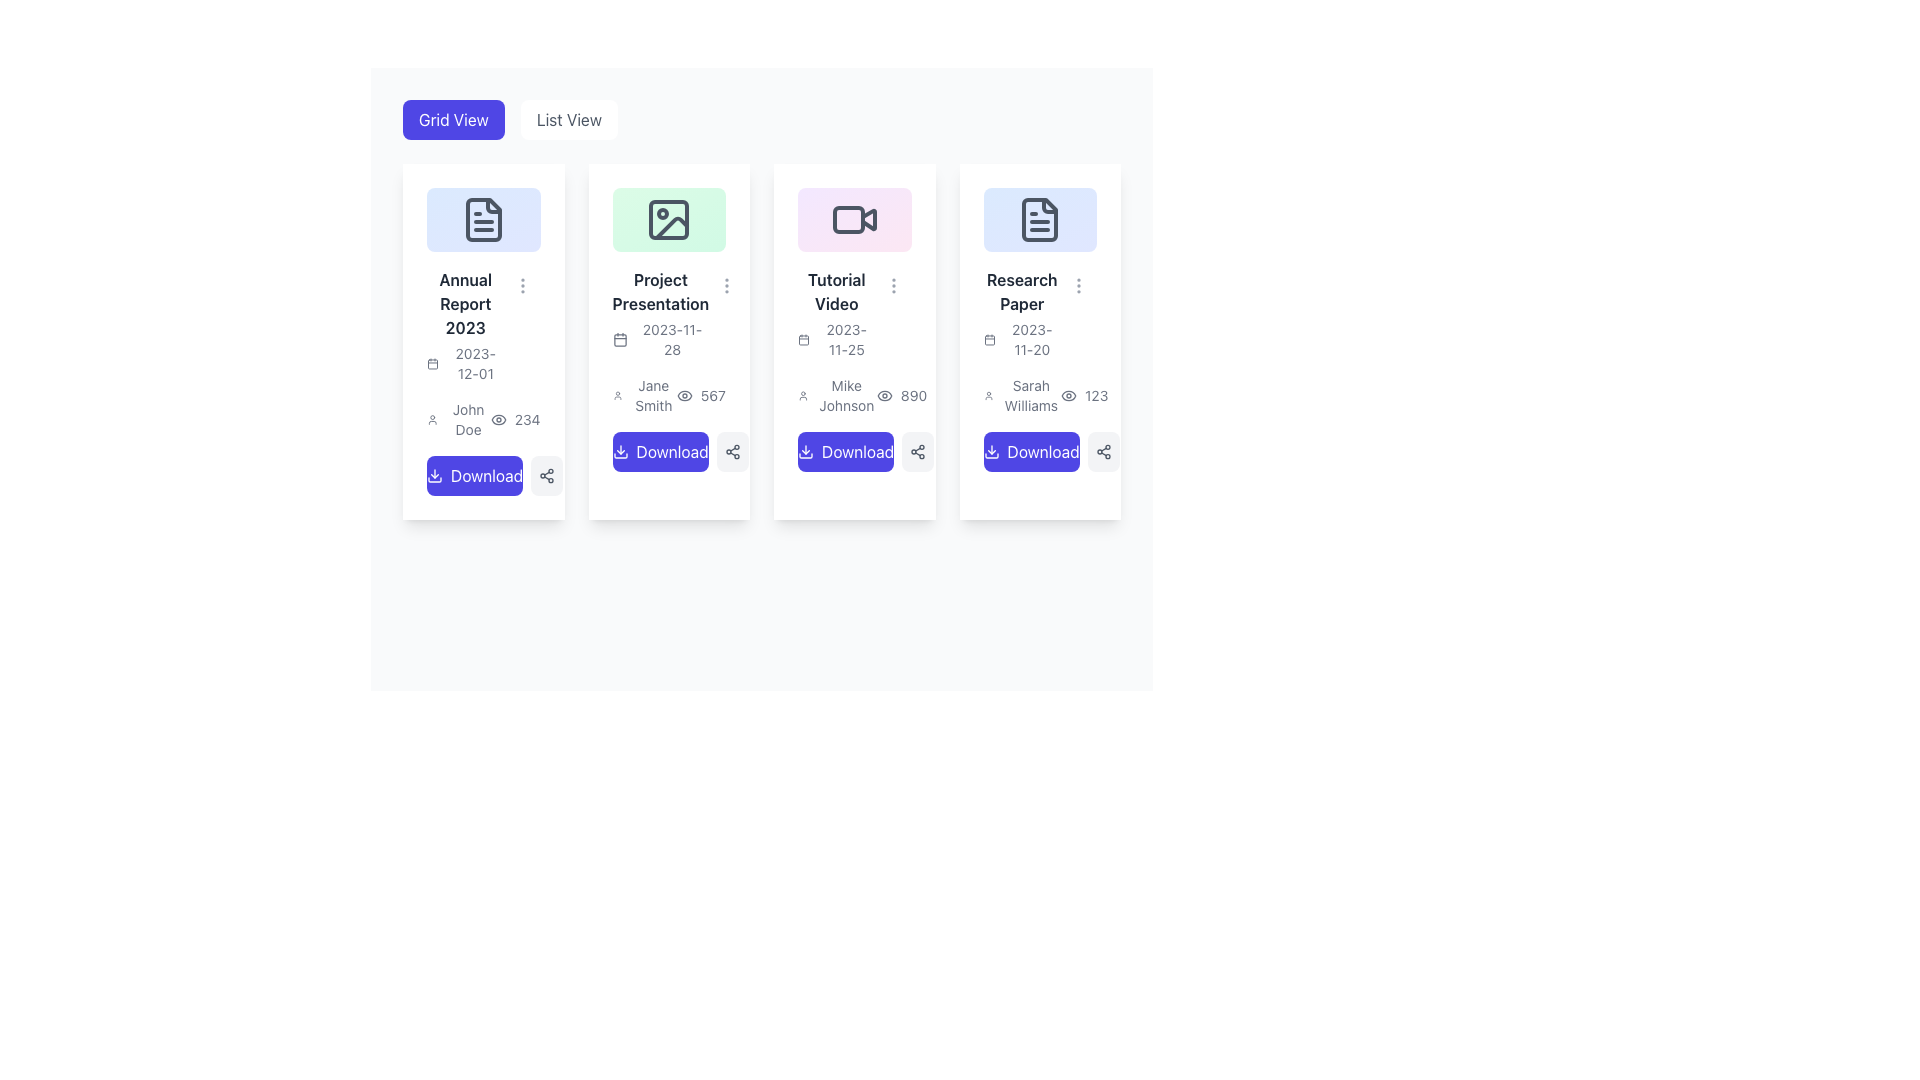  Describe the element at coordinates (483, 475) in the screenshot. I see `the 'Download' button with a blue background and white text, located at the bottom of the 'Annual Report 2023' card` at that location.